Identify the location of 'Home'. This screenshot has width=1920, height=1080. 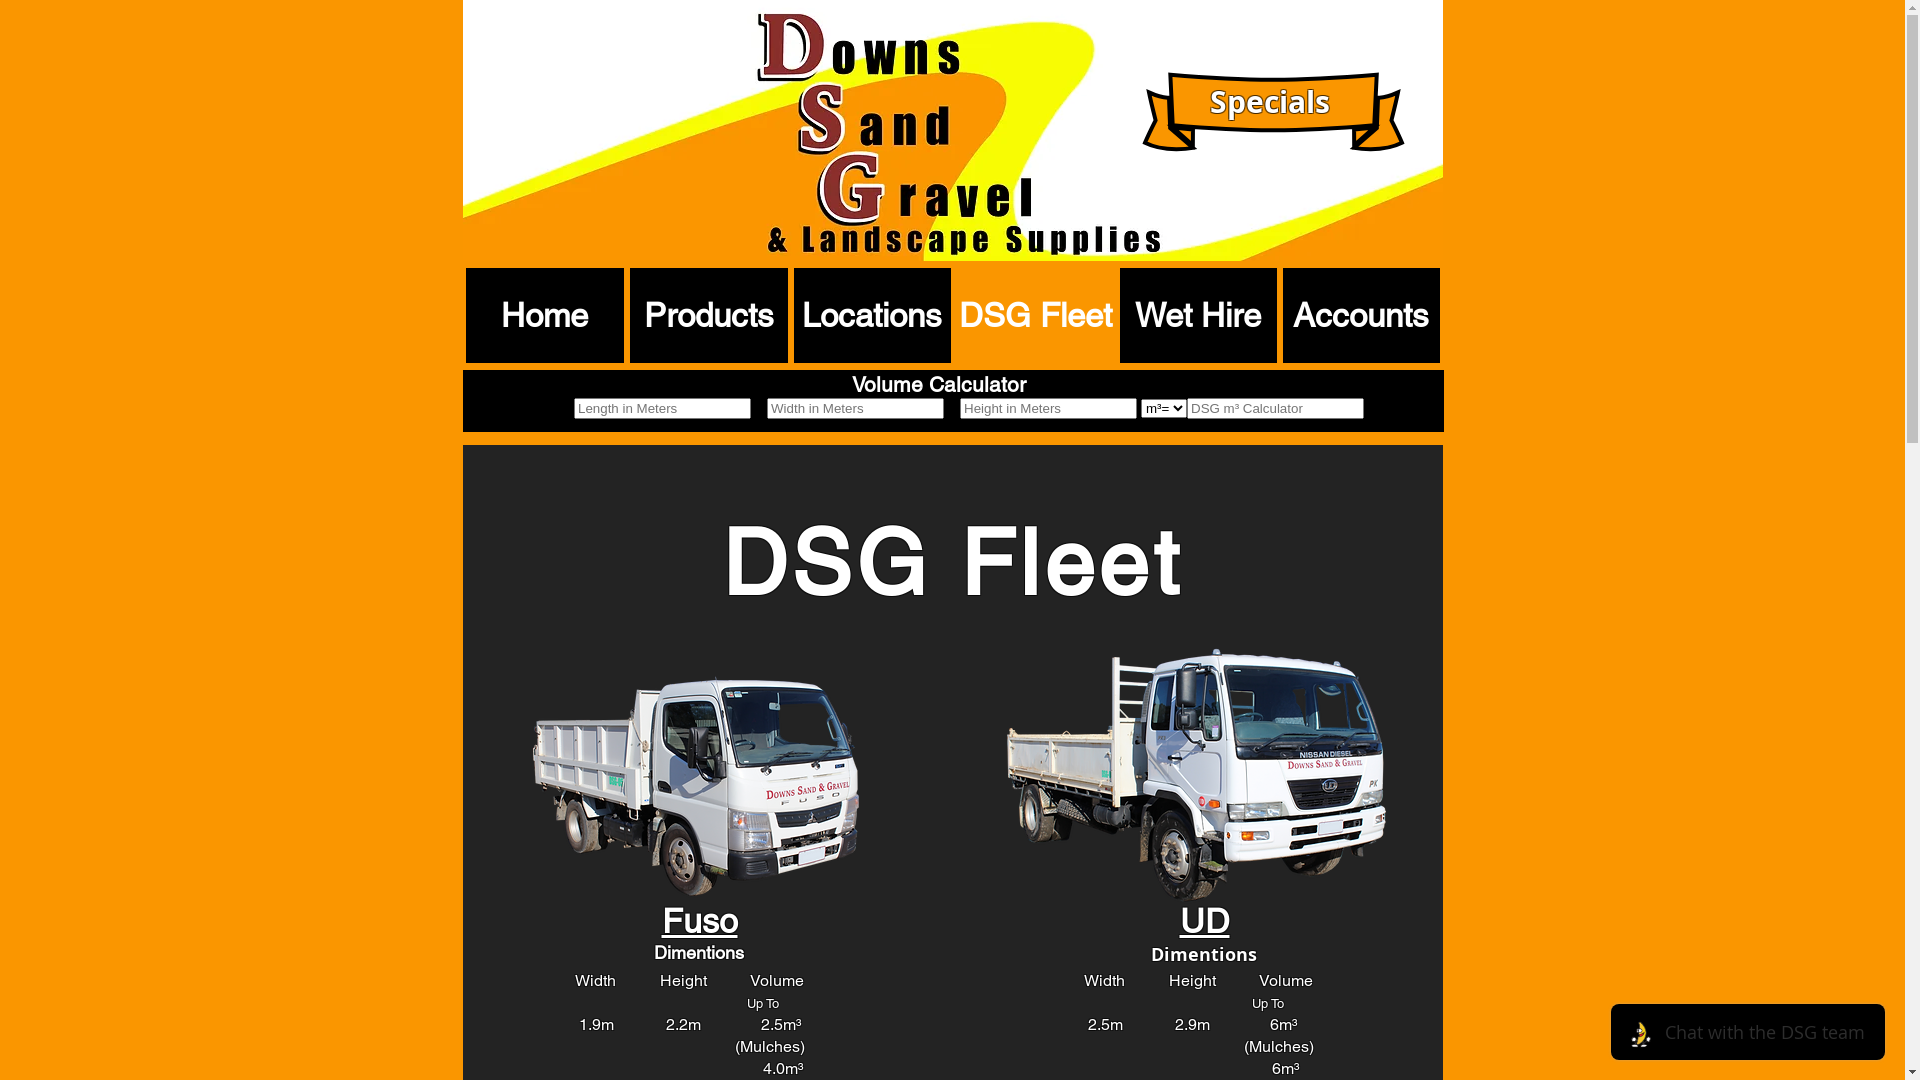
(545, 315).